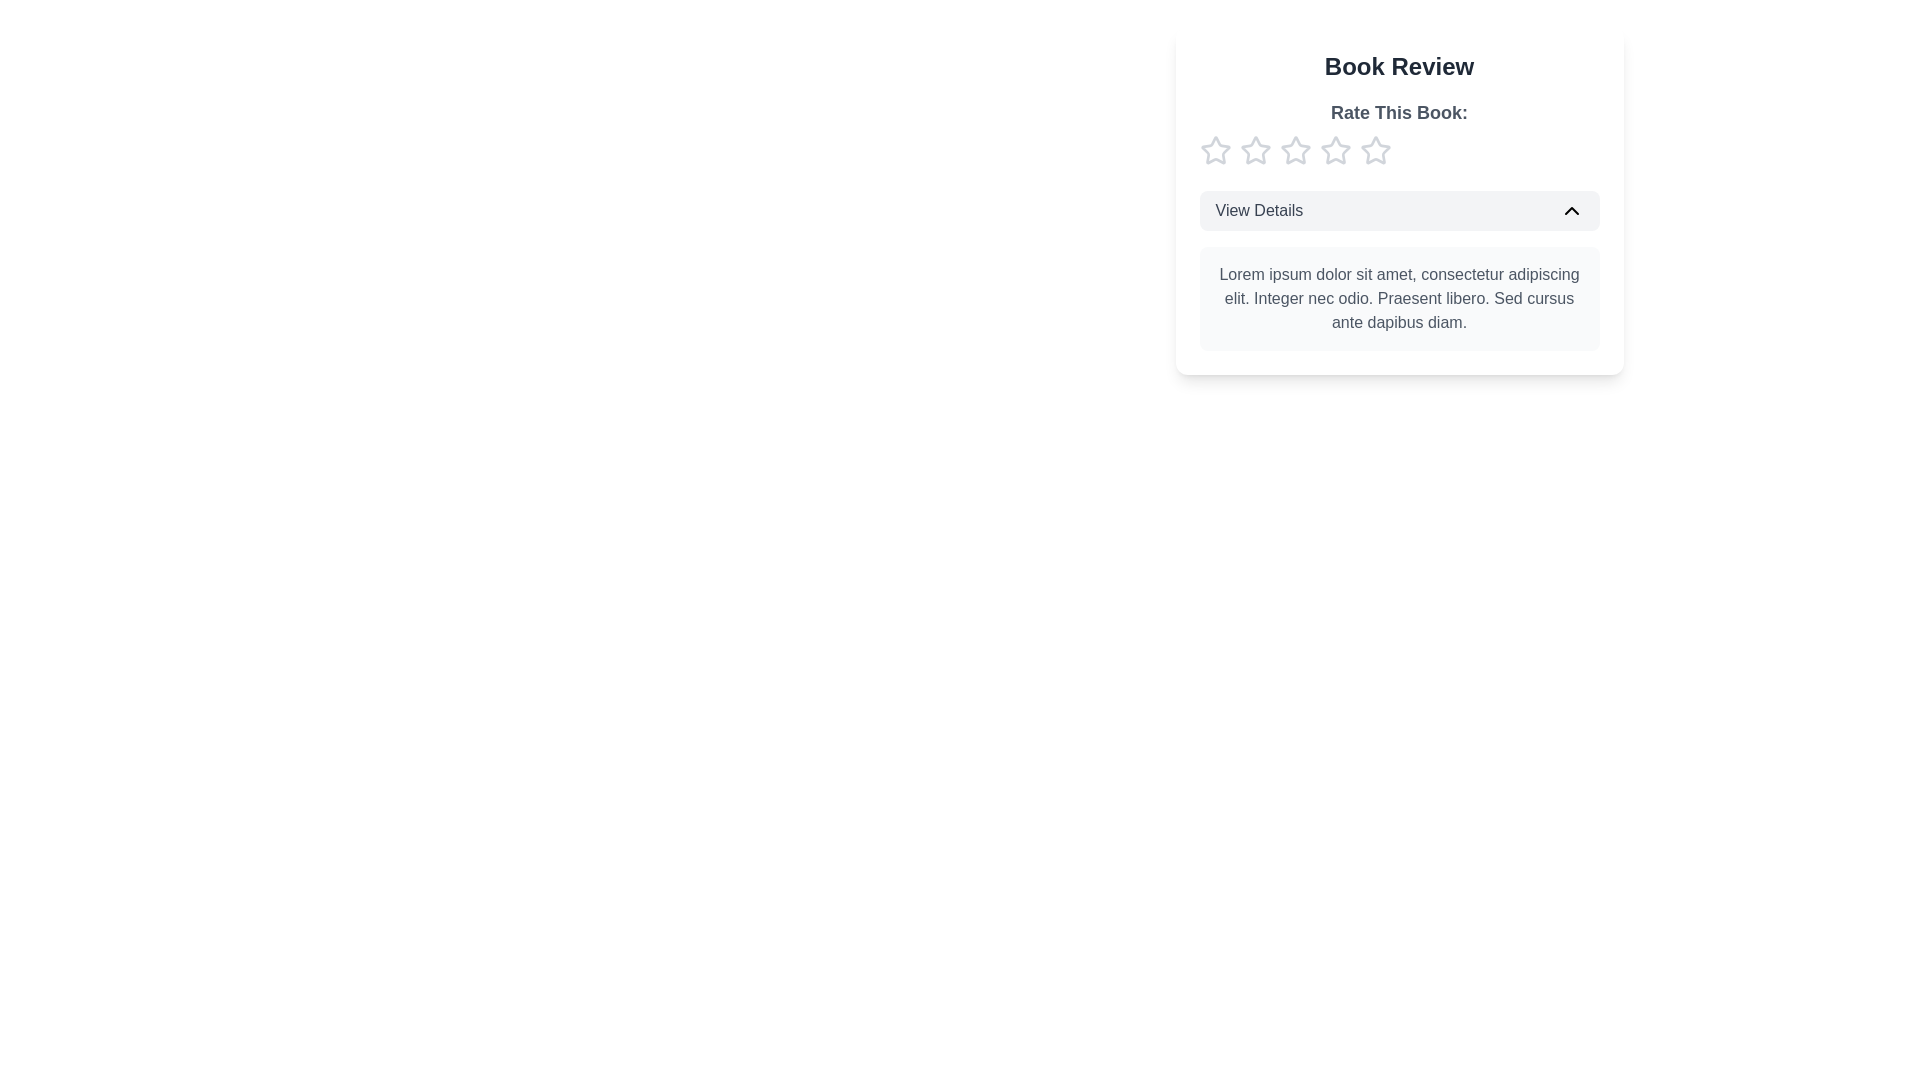  What do you see at coordinates (1374, 149) in the screenshot?
I see `the fifth star-shaped rating icon in the row, which is gray and located below the 'Rate This Book:' text` at bounding box center [1374, 149].